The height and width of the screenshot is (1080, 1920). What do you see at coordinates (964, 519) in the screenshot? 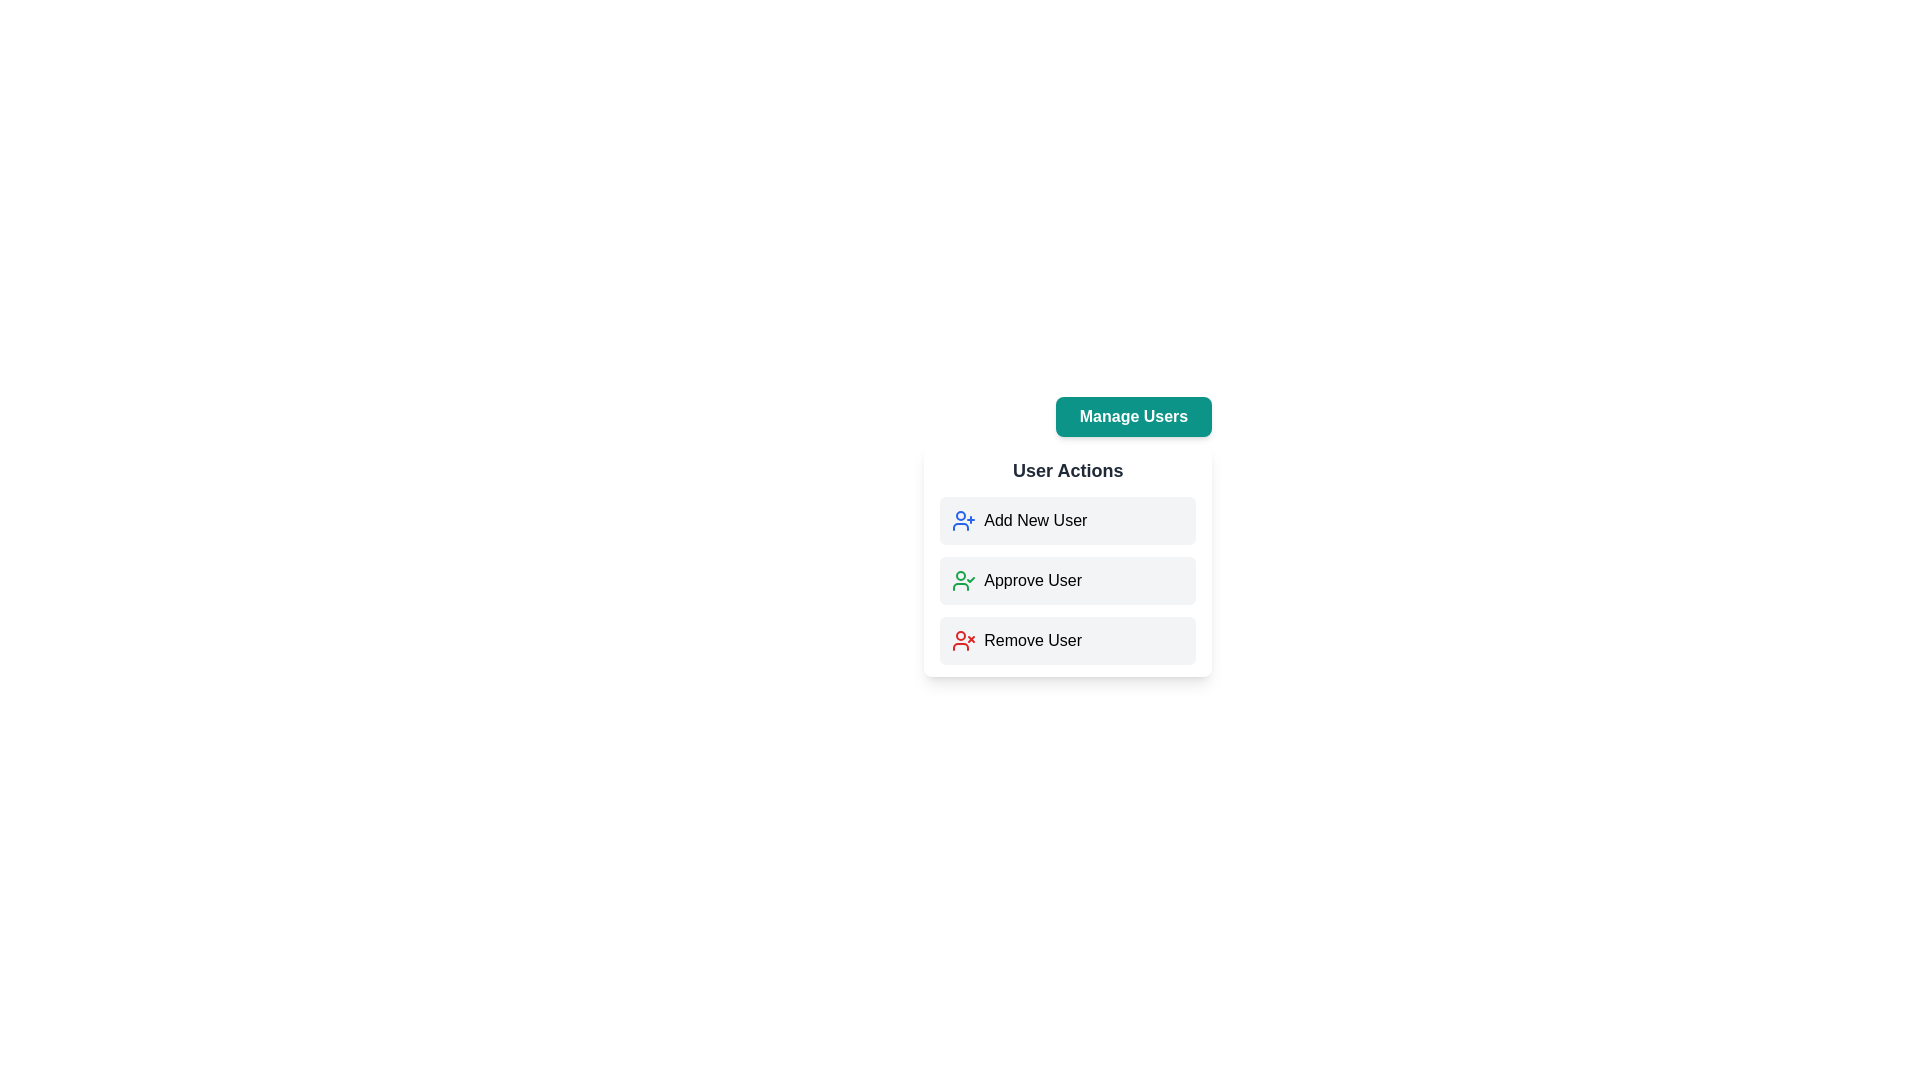
I see `the user profile icon with a plus sign, which is part of the 'Add New User' button located on the left side, styled in blue and positioned under the 'User Actions' header` at bounding box center [964, 519].